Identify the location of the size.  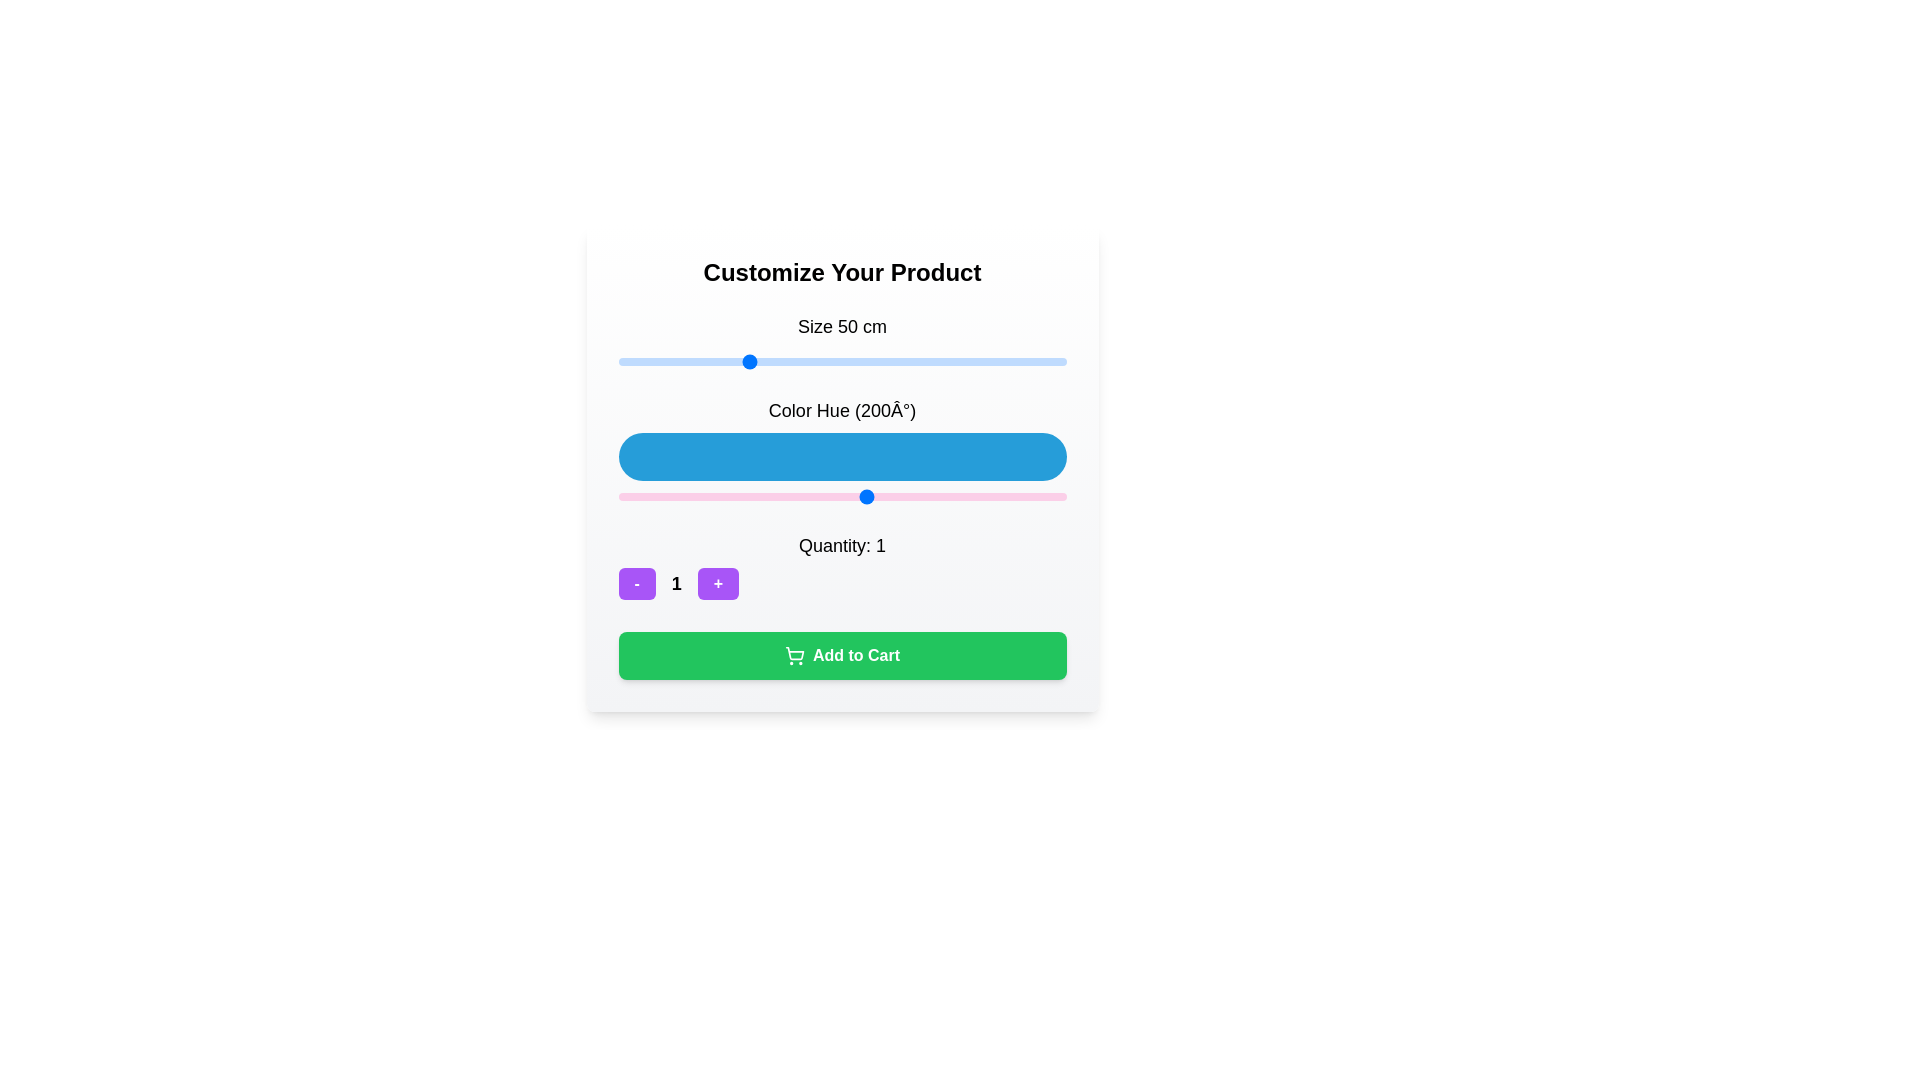
(1052, 362).